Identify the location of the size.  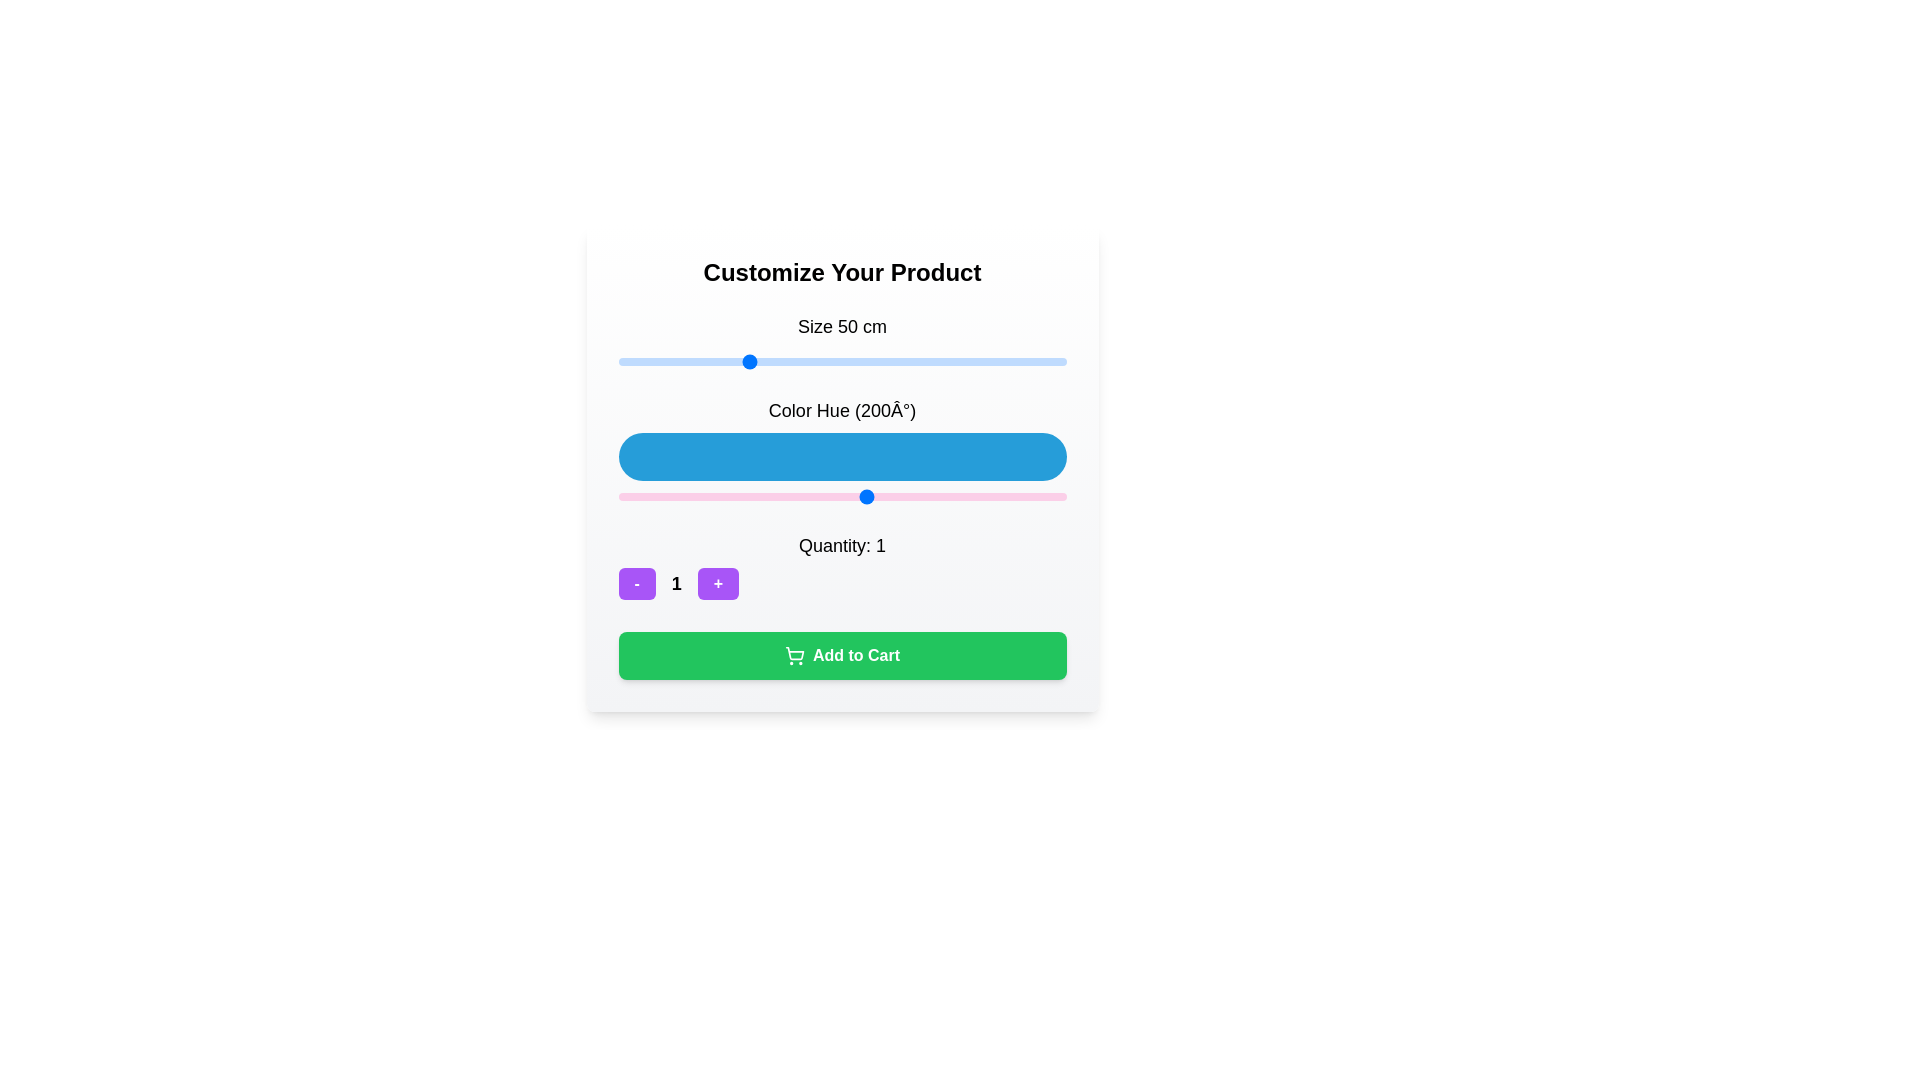
(1052, 362).